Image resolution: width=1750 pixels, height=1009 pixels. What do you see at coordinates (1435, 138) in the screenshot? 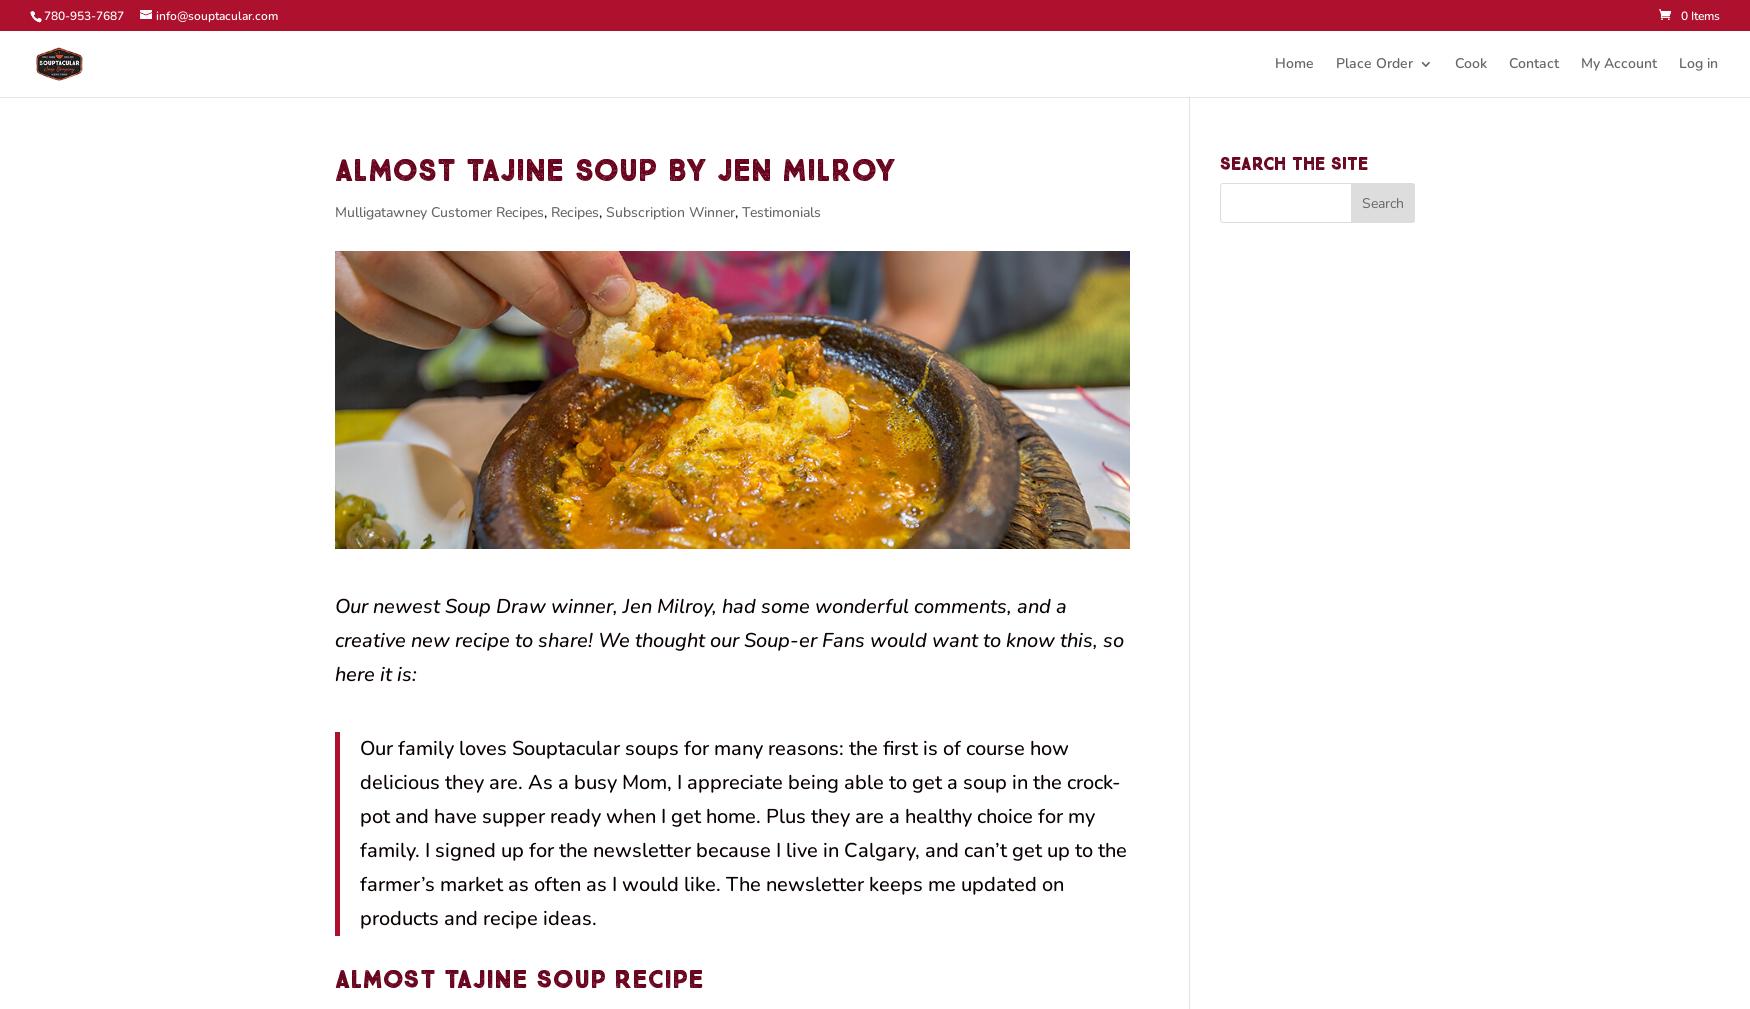
I see `'Pay For Your Order'` at bounding box center [1435, 138].